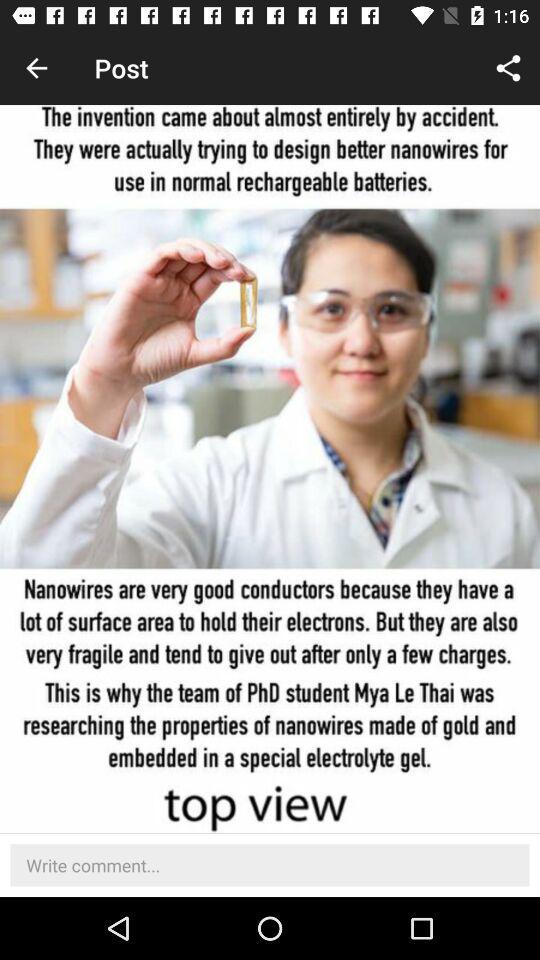  What do you see at coordinates (36, 68) in the screenshot?
I see `the icon next to post item` at bounding box center [36, 68].